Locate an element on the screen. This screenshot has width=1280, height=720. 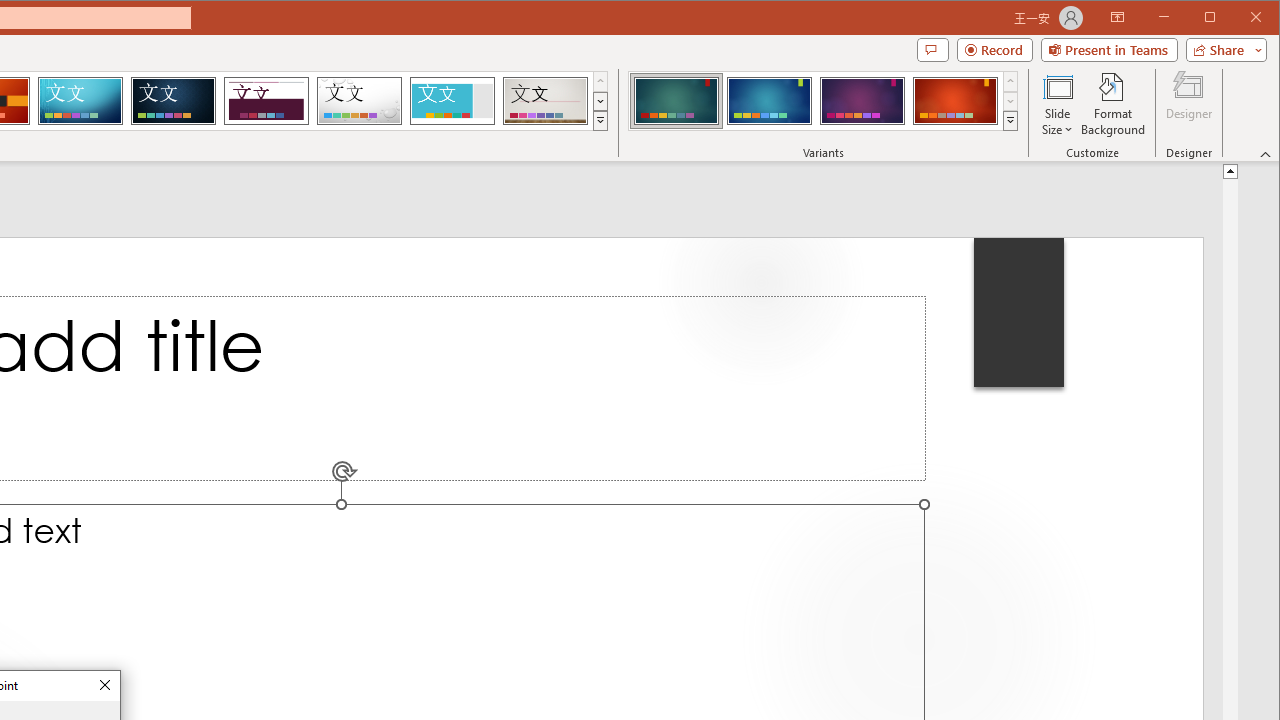
'Variants' is located at coordinates (1010, 120).